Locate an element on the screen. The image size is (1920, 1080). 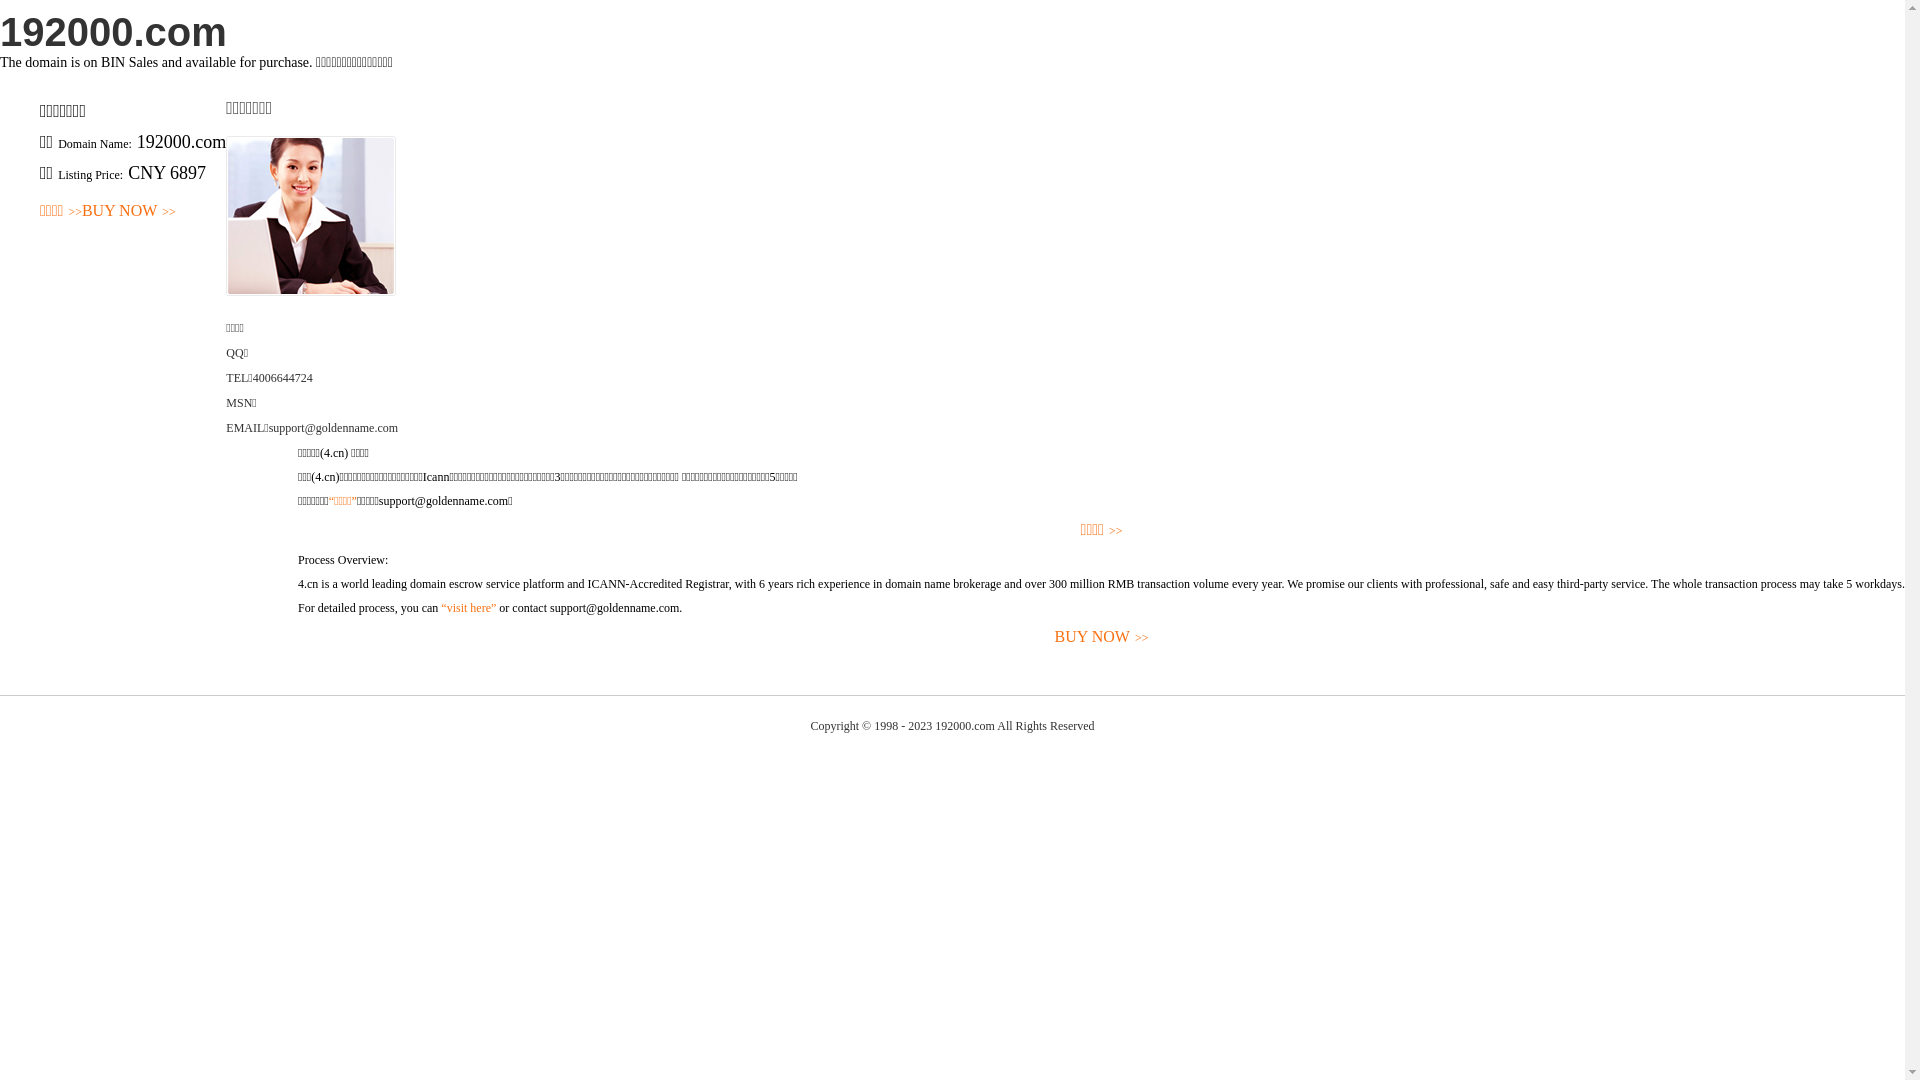
'BUY NOW>>' is located at coordinates (1100, 637).